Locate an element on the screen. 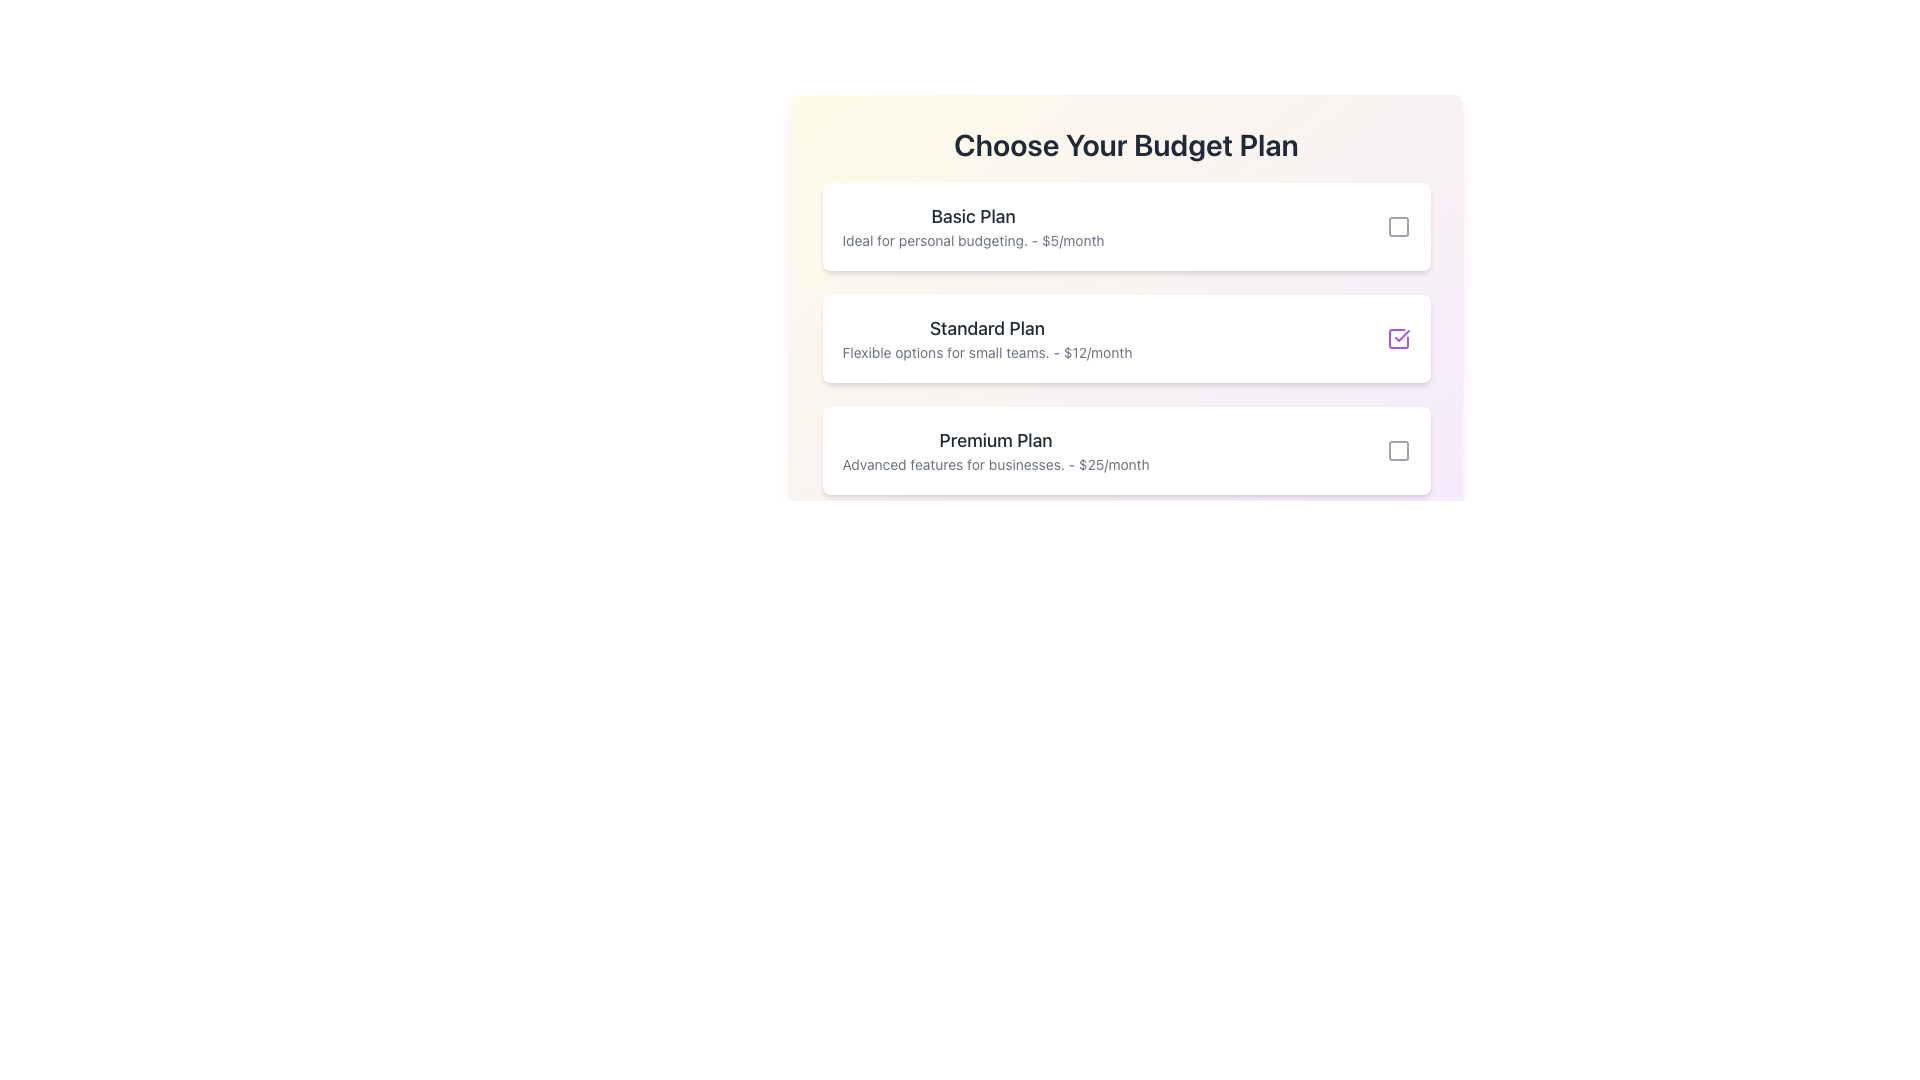 This screenshot has width=1920, height=1080. the 'Premium Plan' text label, which is located above the descriptive text 'Advanced features for businesses. - $25/month' and below the 'Standard Plan' item in the vertical selection list is located at coordinates (996, 439).